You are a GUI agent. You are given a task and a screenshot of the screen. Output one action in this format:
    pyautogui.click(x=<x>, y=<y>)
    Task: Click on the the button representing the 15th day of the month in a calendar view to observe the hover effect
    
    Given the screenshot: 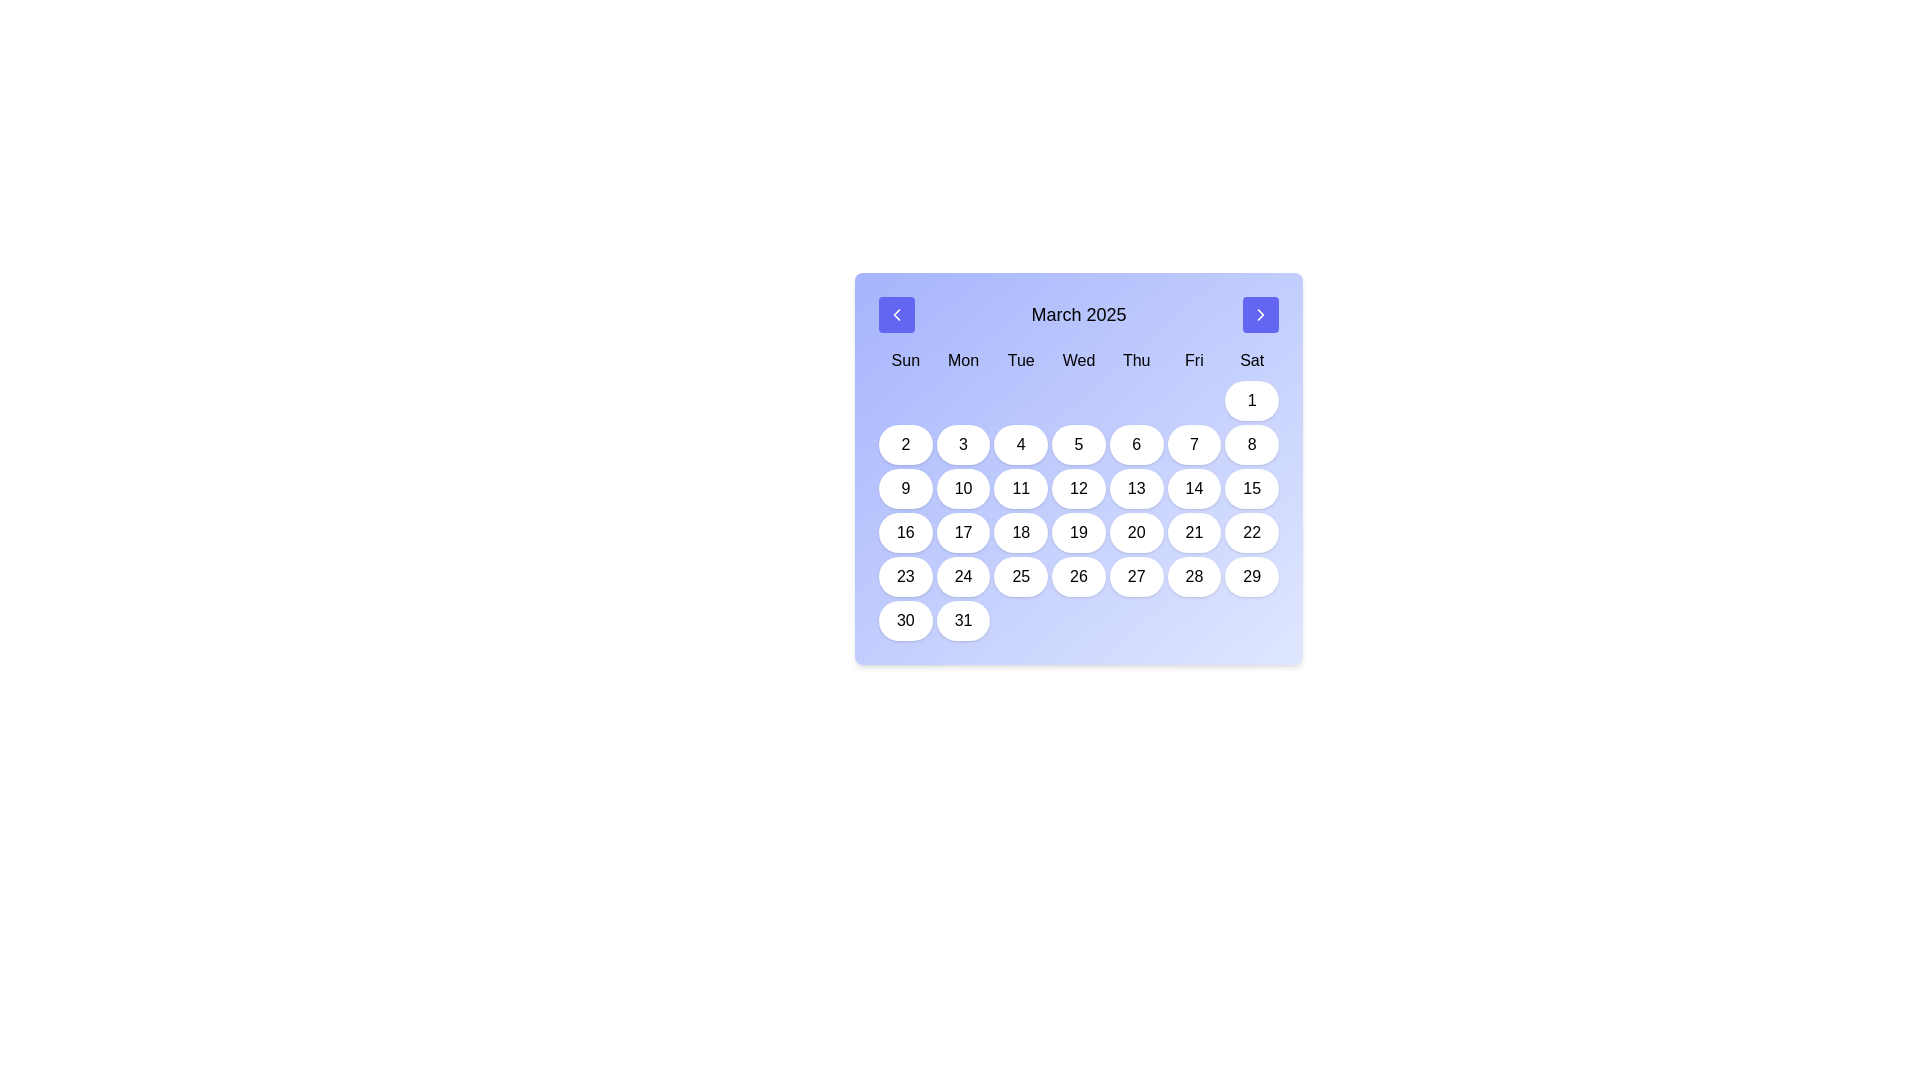 What is the action you would take?
    pyautogui.click(x=1251, y=489)
    